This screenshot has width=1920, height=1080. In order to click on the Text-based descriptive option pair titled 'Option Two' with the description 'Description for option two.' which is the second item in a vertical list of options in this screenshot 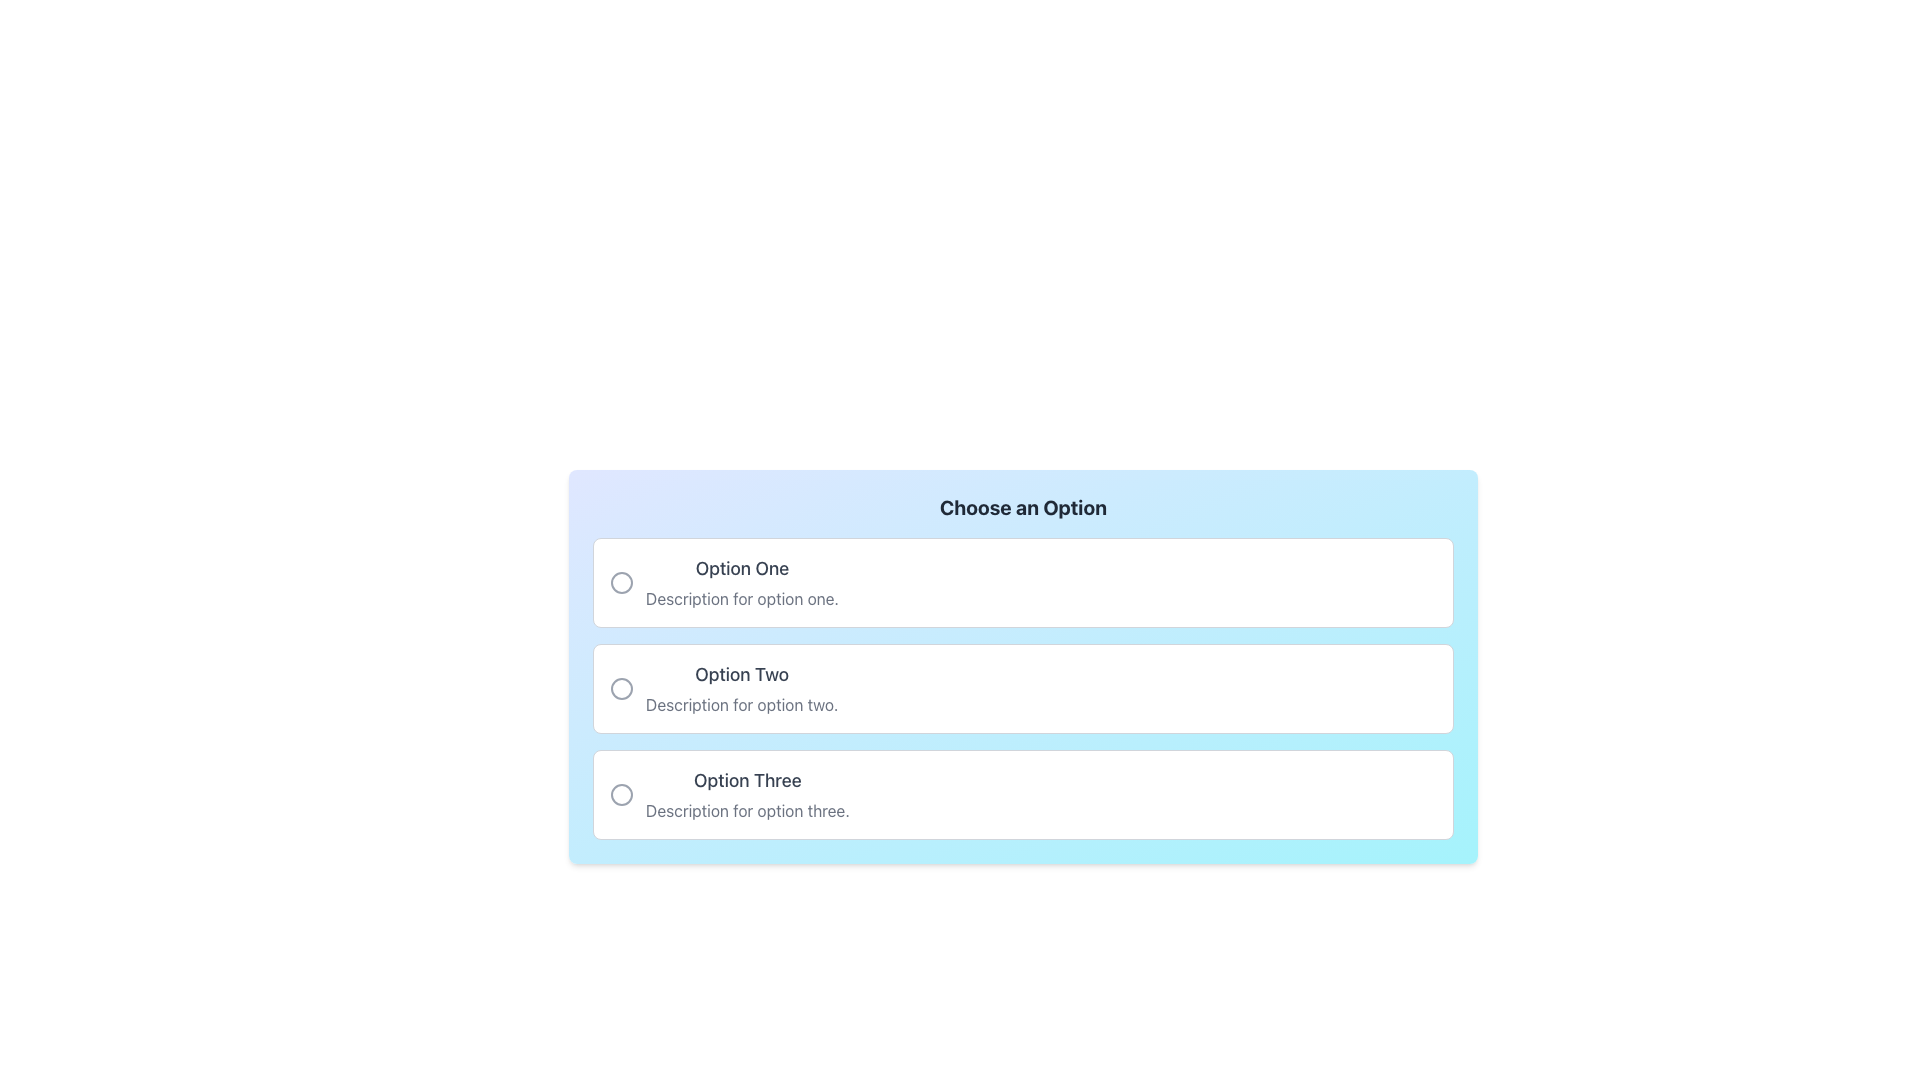, I will do `click(741, 688)`.